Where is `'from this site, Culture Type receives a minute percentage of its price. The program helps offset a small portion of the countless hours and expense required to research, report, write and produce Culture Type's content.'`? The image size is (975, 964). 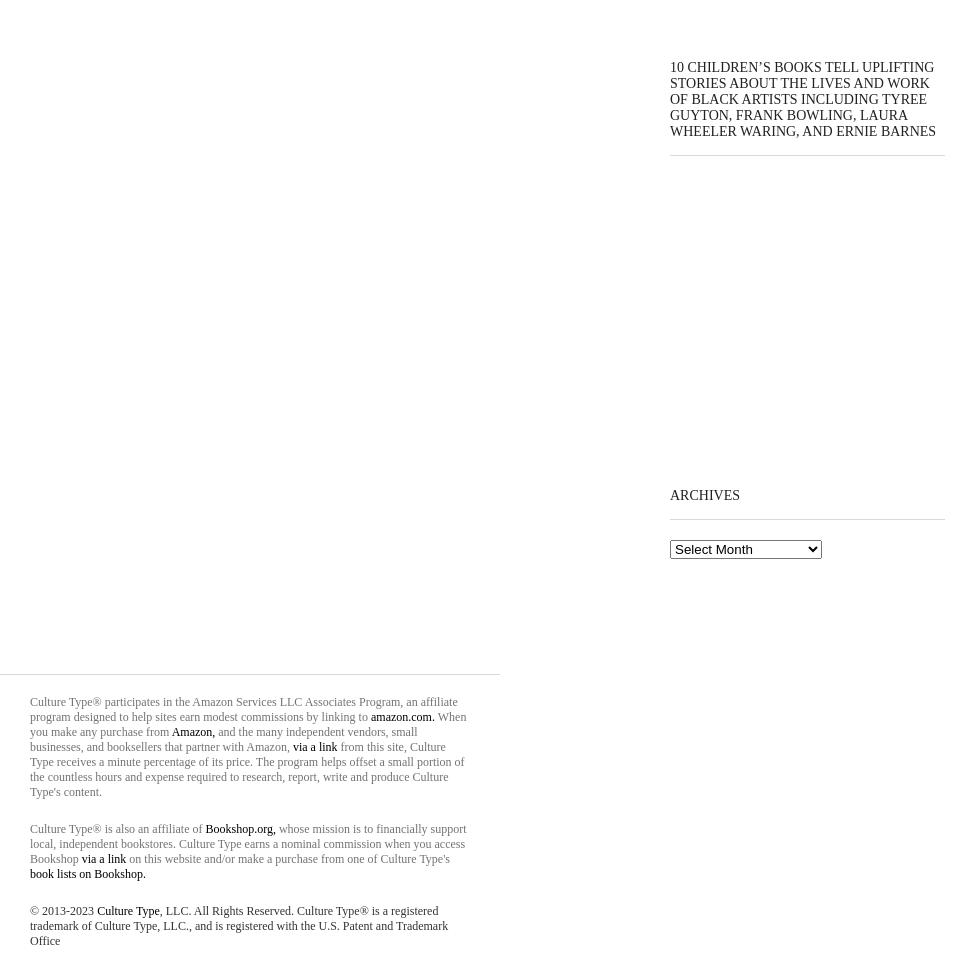
'from this site, Culture Type receives a minute percentage of its price. The program helps offset a small portion of the countless hours and expense required to research, report, write and produce Culture Type's content.' is located at coordinates (246, 768).